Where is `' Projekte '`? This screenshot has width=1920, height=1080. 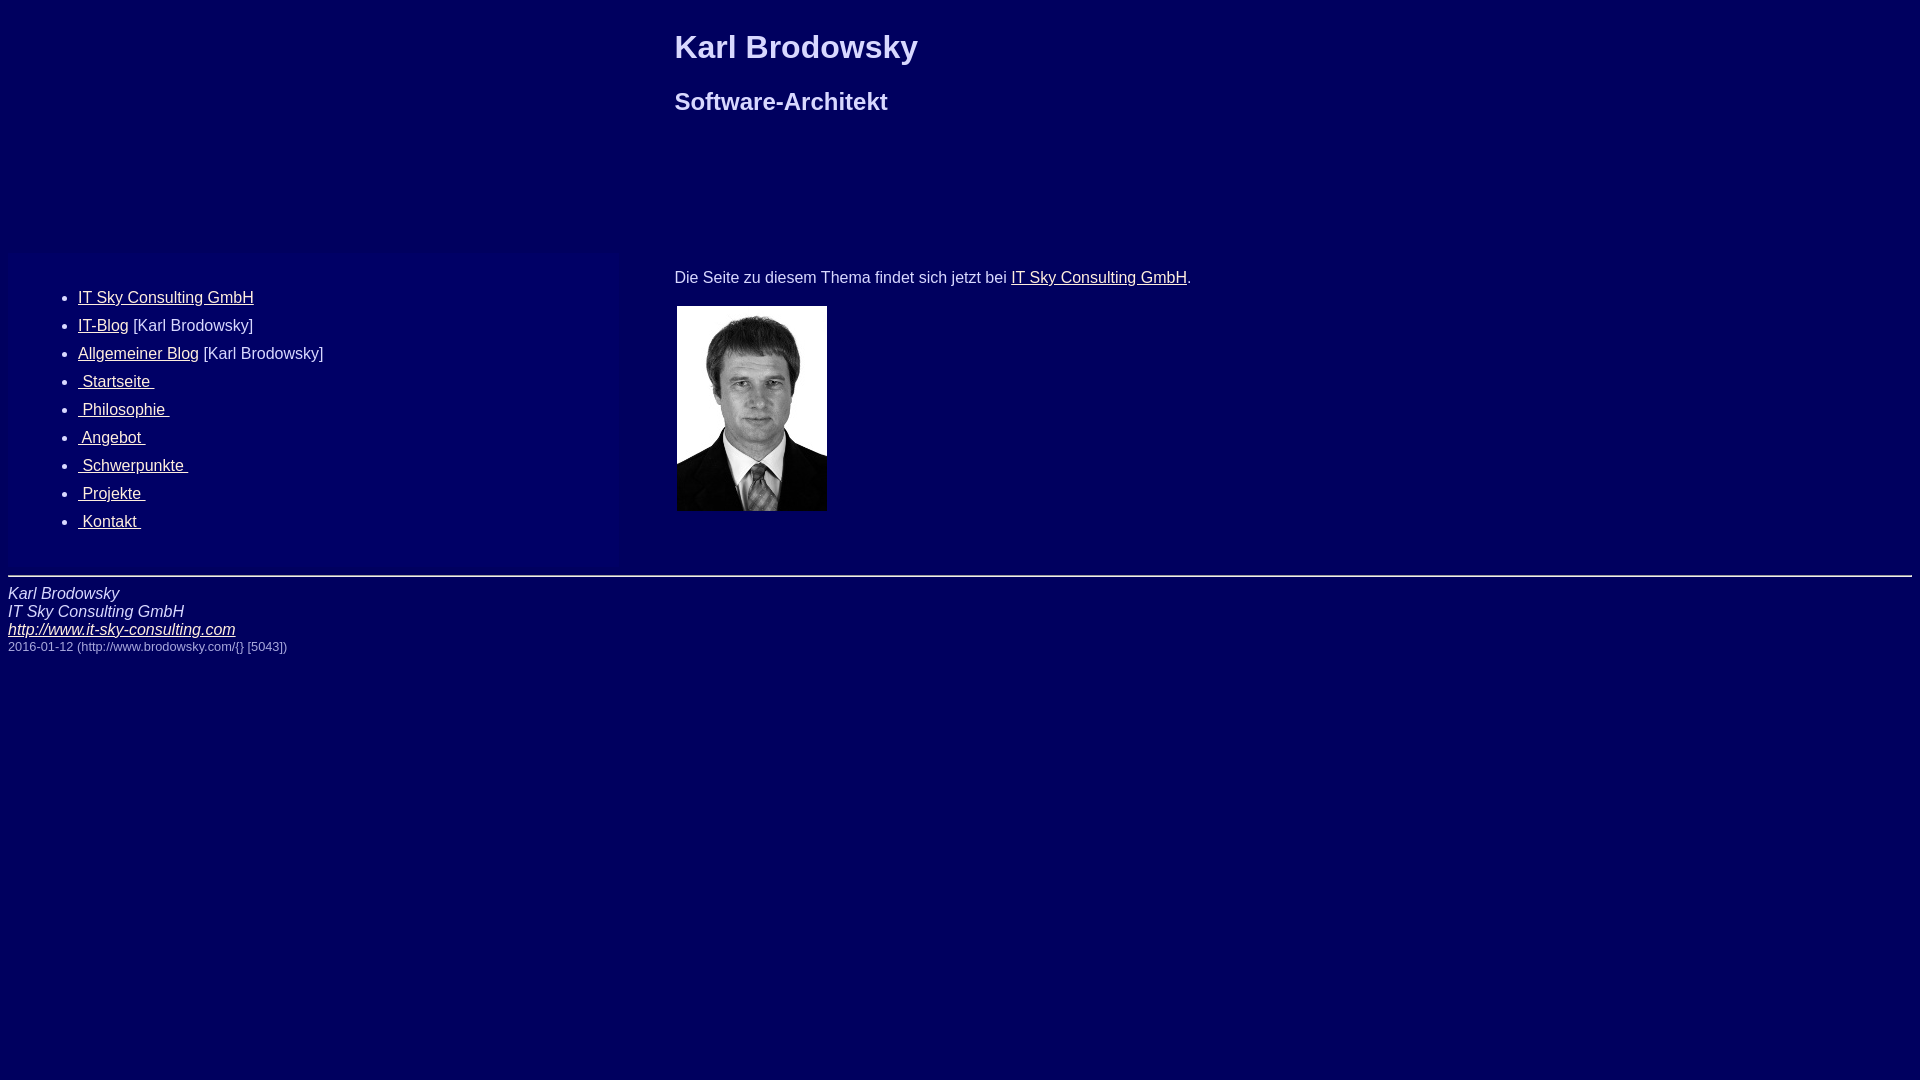 ' Projekte ' is located at coordinates (110, 493).